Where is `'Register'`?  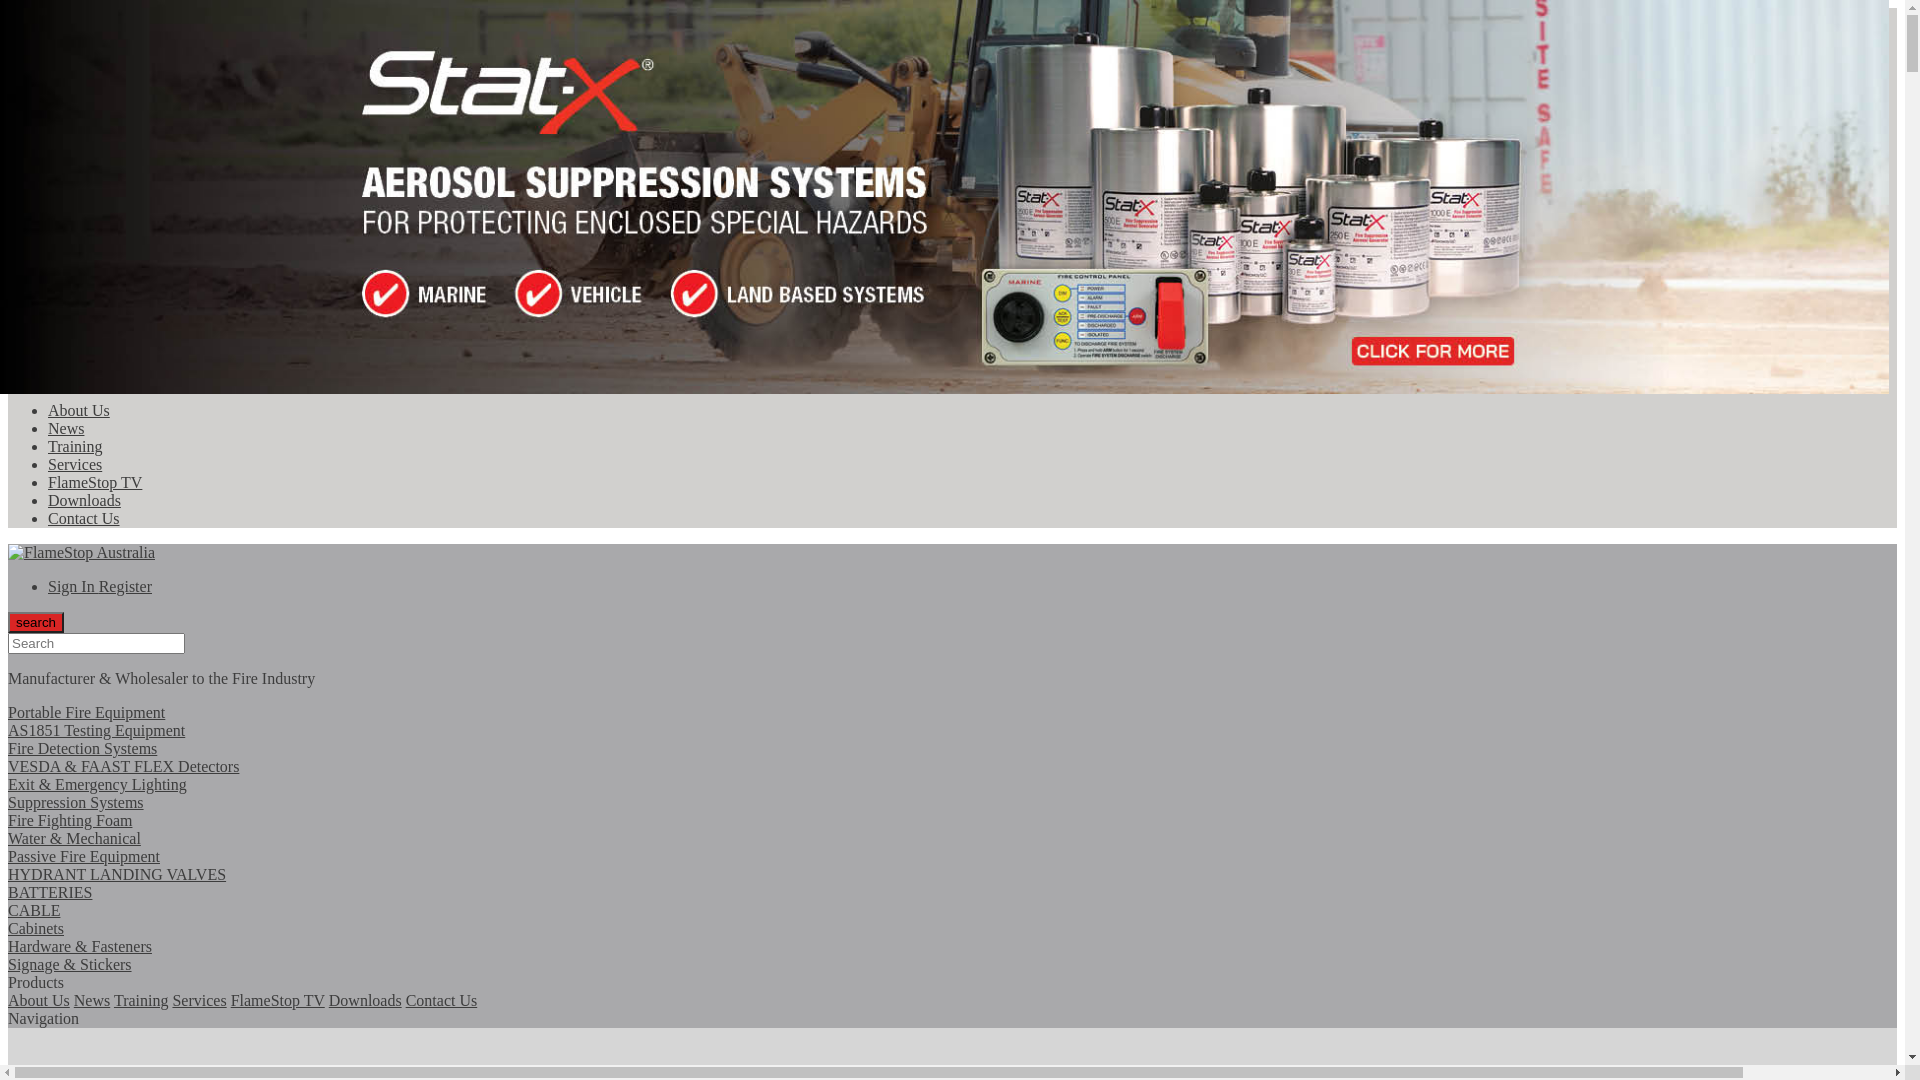
'Register' is located at coordinates (124, 585).